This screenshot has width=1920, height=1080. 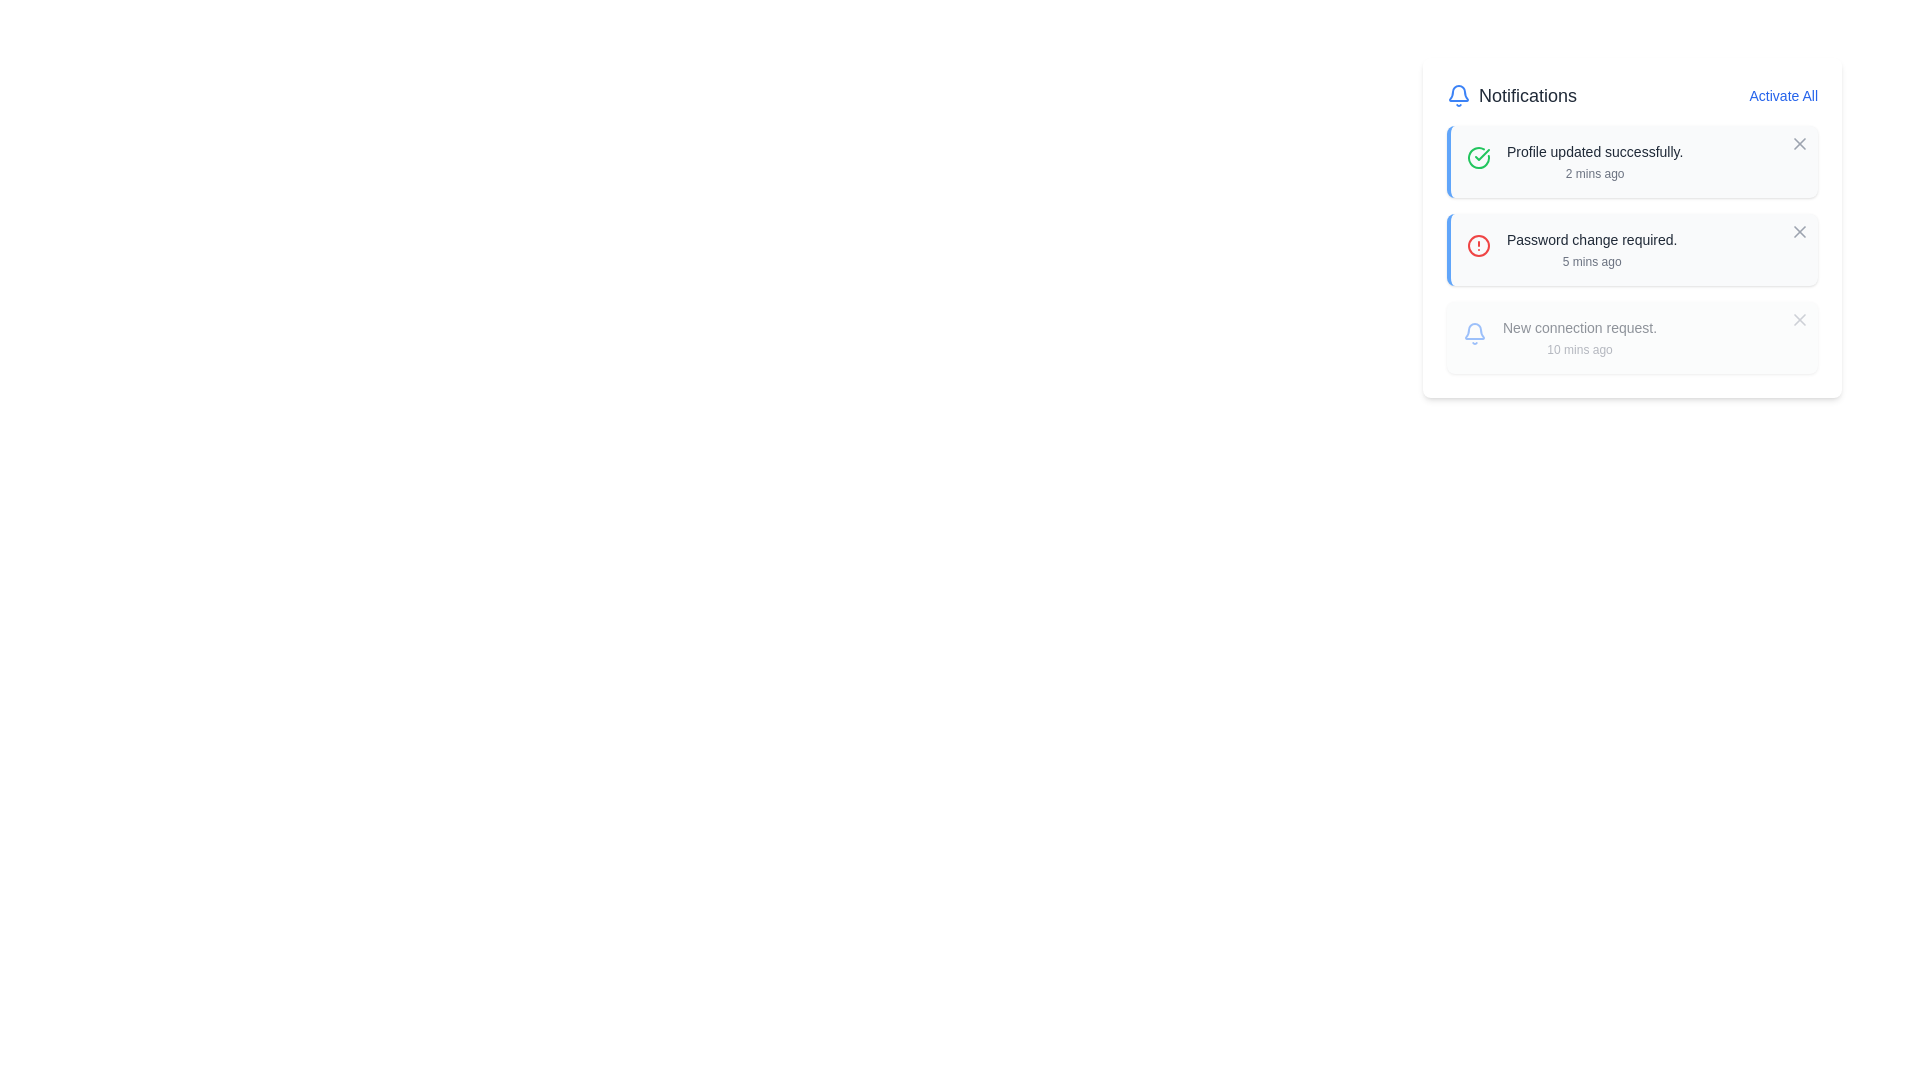 I want to click on the close button in the top-right corner of the notification card titled 'Profile updated successfully. 2 mins ago', so click(x=1800, y=142).